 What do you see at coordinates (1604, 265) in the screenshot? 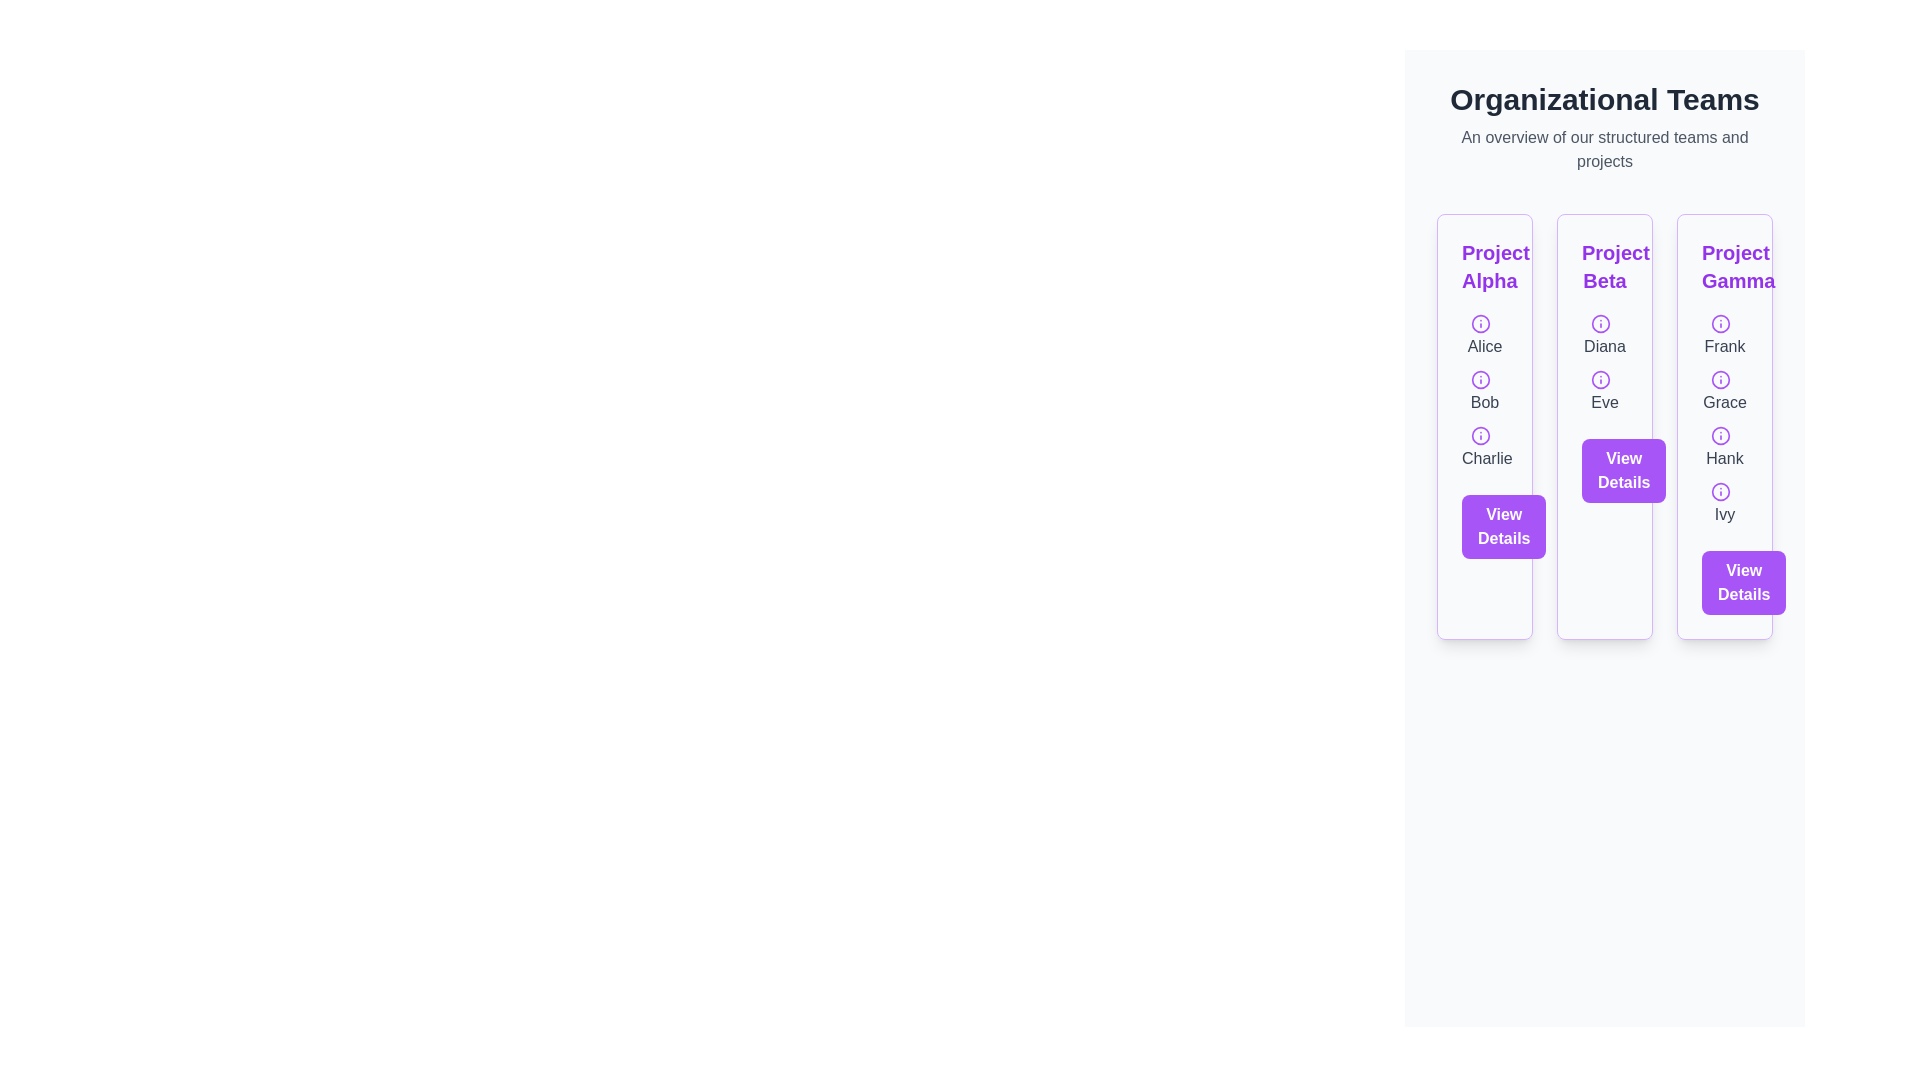
I see `the 'Project Beta' text label, which is displayed in a bold, large, and purple-styled font at the top of the middle card section, above the names 'Diana' and 'Eve'` at bounding box center [1604, 265].